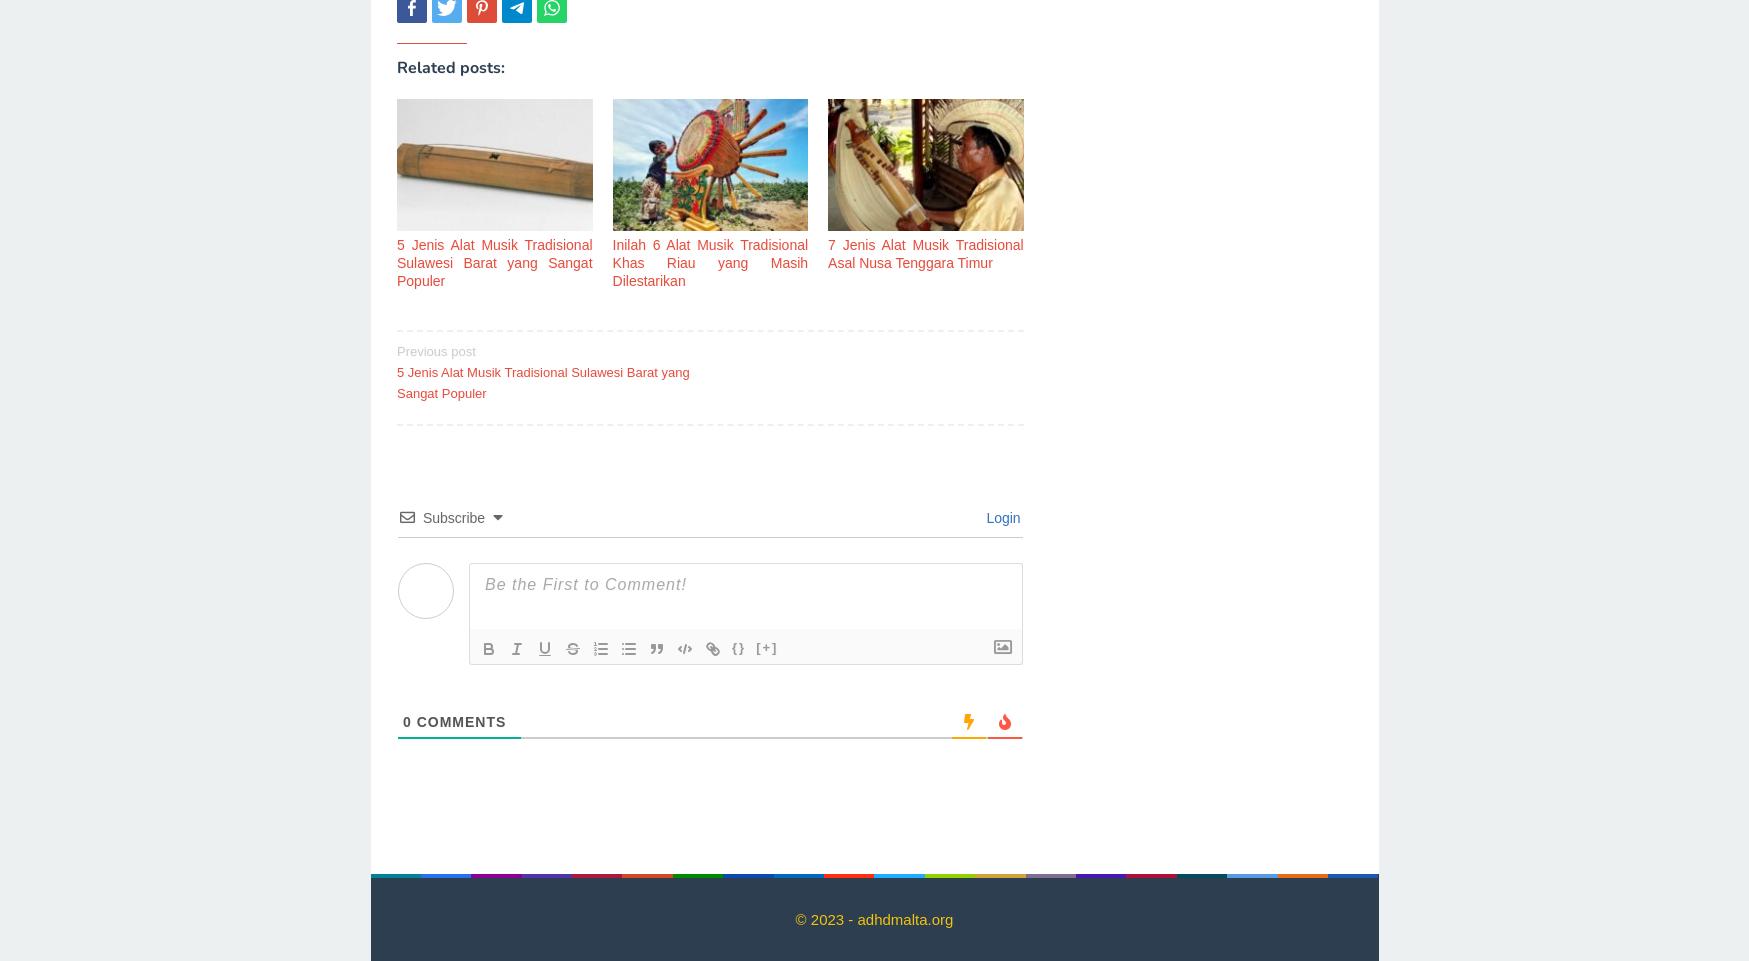  I want to click on '5 Jenis Alat Musik Tradisional Sulawesi Barat yang Sangat Populer', so click(494, 262).